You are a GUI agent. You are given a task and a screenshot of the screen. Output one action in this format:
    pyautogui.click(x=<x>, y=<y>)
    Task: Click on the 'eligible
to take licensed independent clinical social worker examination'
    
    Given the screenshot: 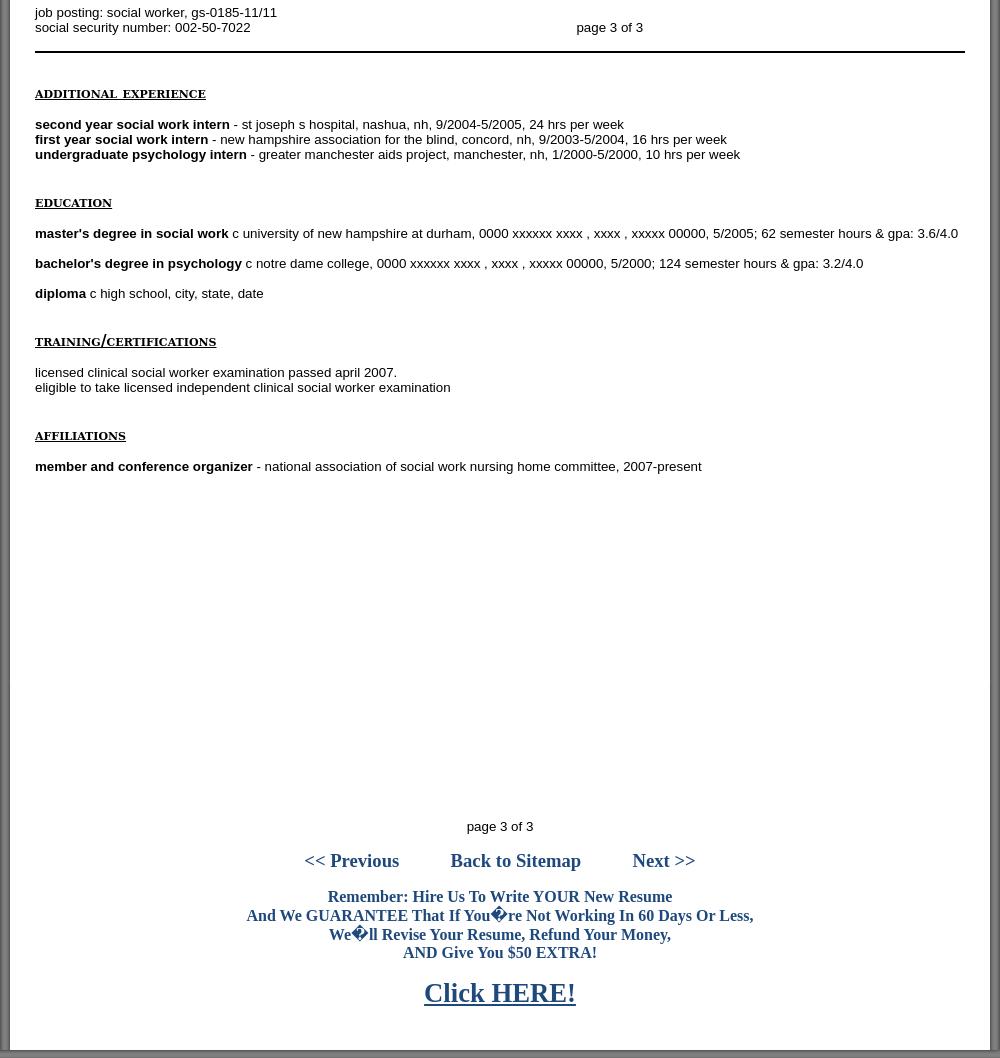 What is the action you would take?
    pyautogui.click(x=241, y=387)
    